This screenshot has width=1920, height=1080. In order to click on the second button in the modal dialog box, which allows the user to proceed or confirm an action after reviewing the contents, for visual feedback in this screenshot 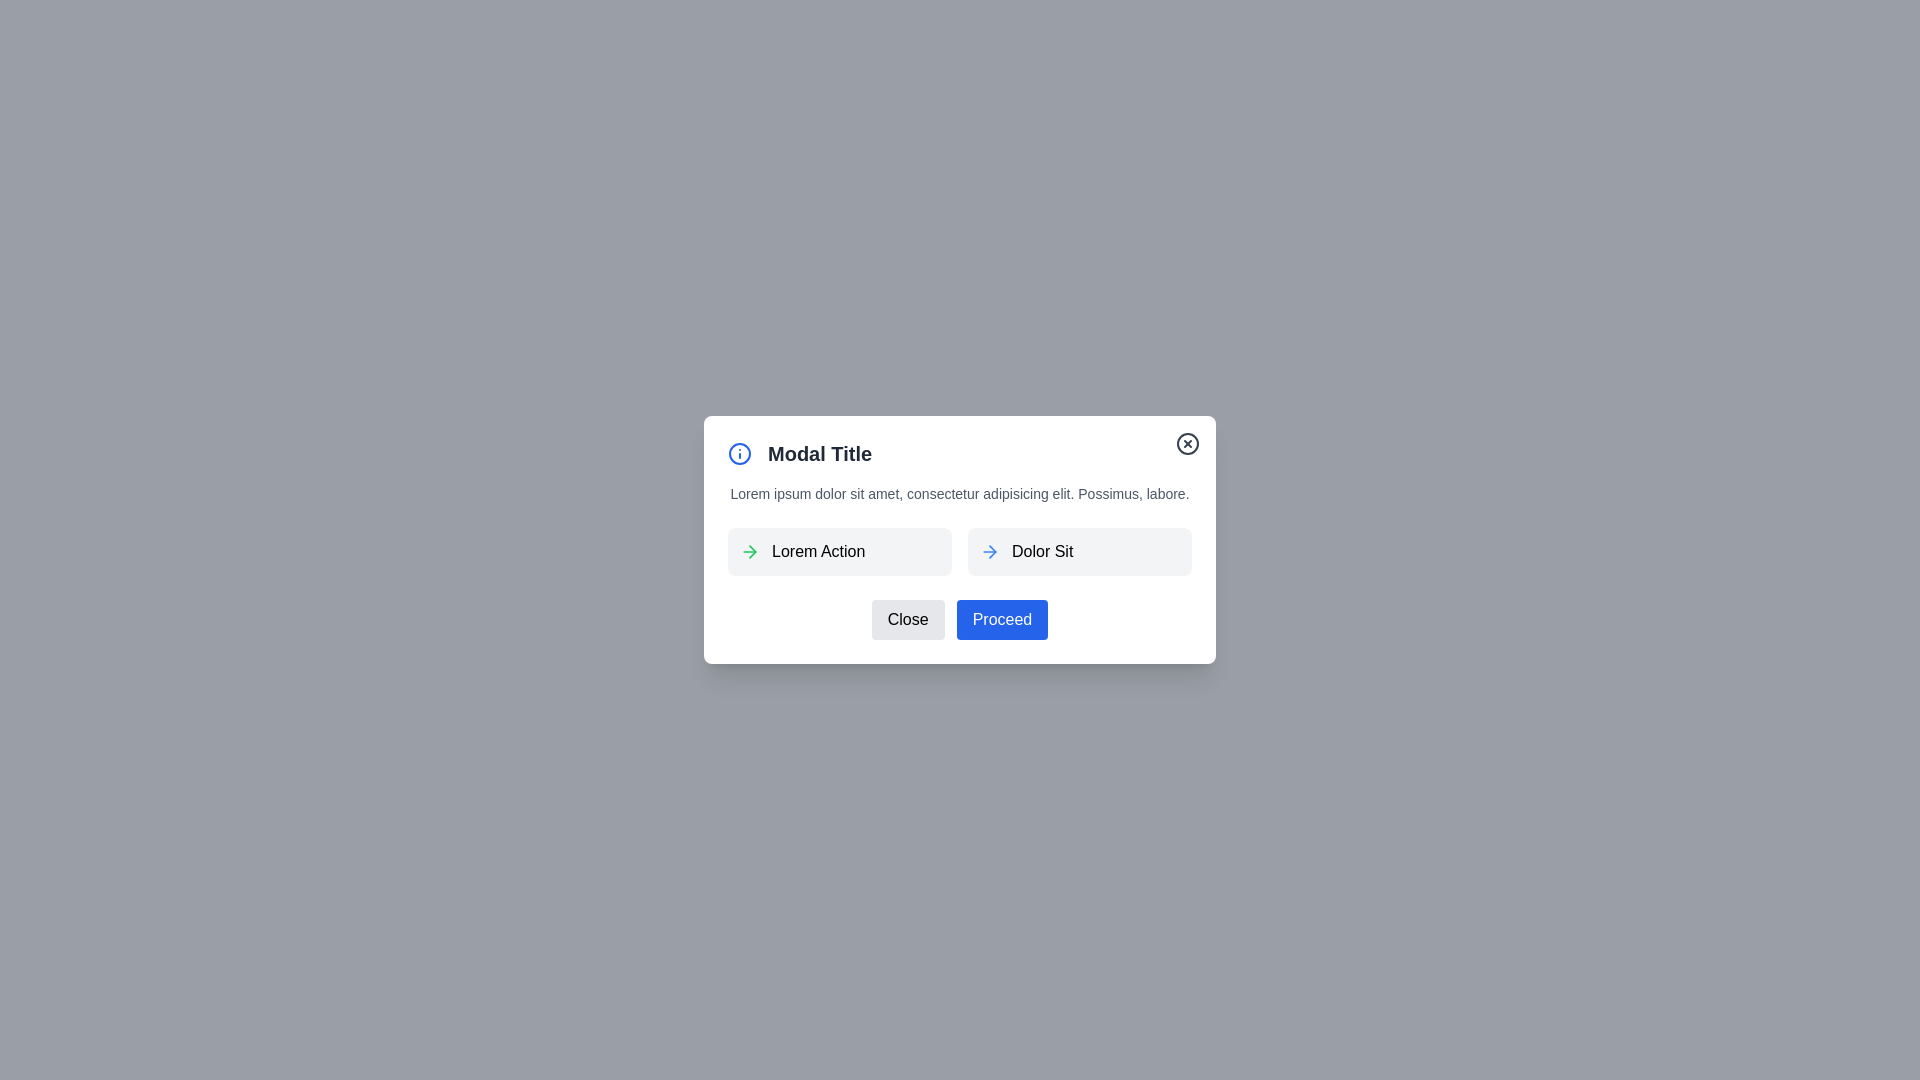, I will do `click(1002, 619)`.